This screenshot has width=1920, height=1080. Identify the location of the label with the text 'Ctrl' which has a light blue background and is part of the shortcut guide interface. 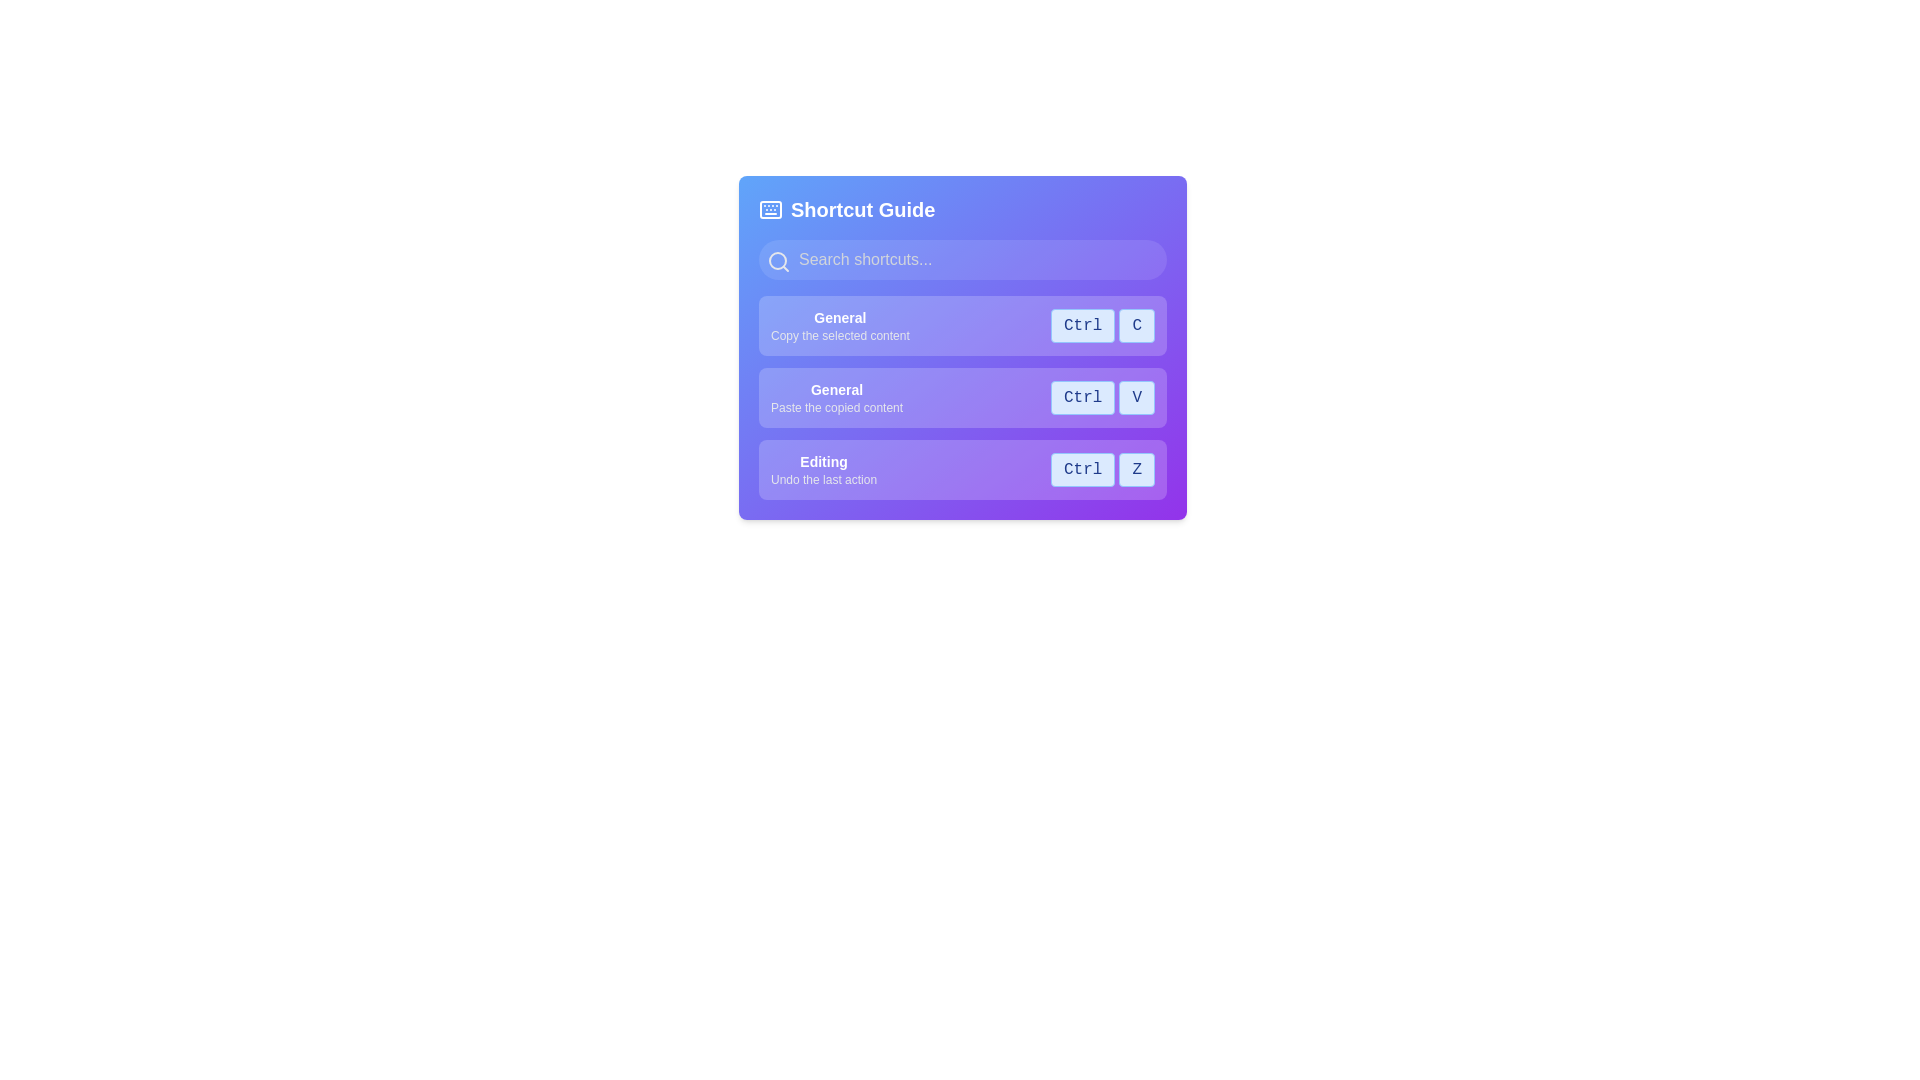
(1082, 325).